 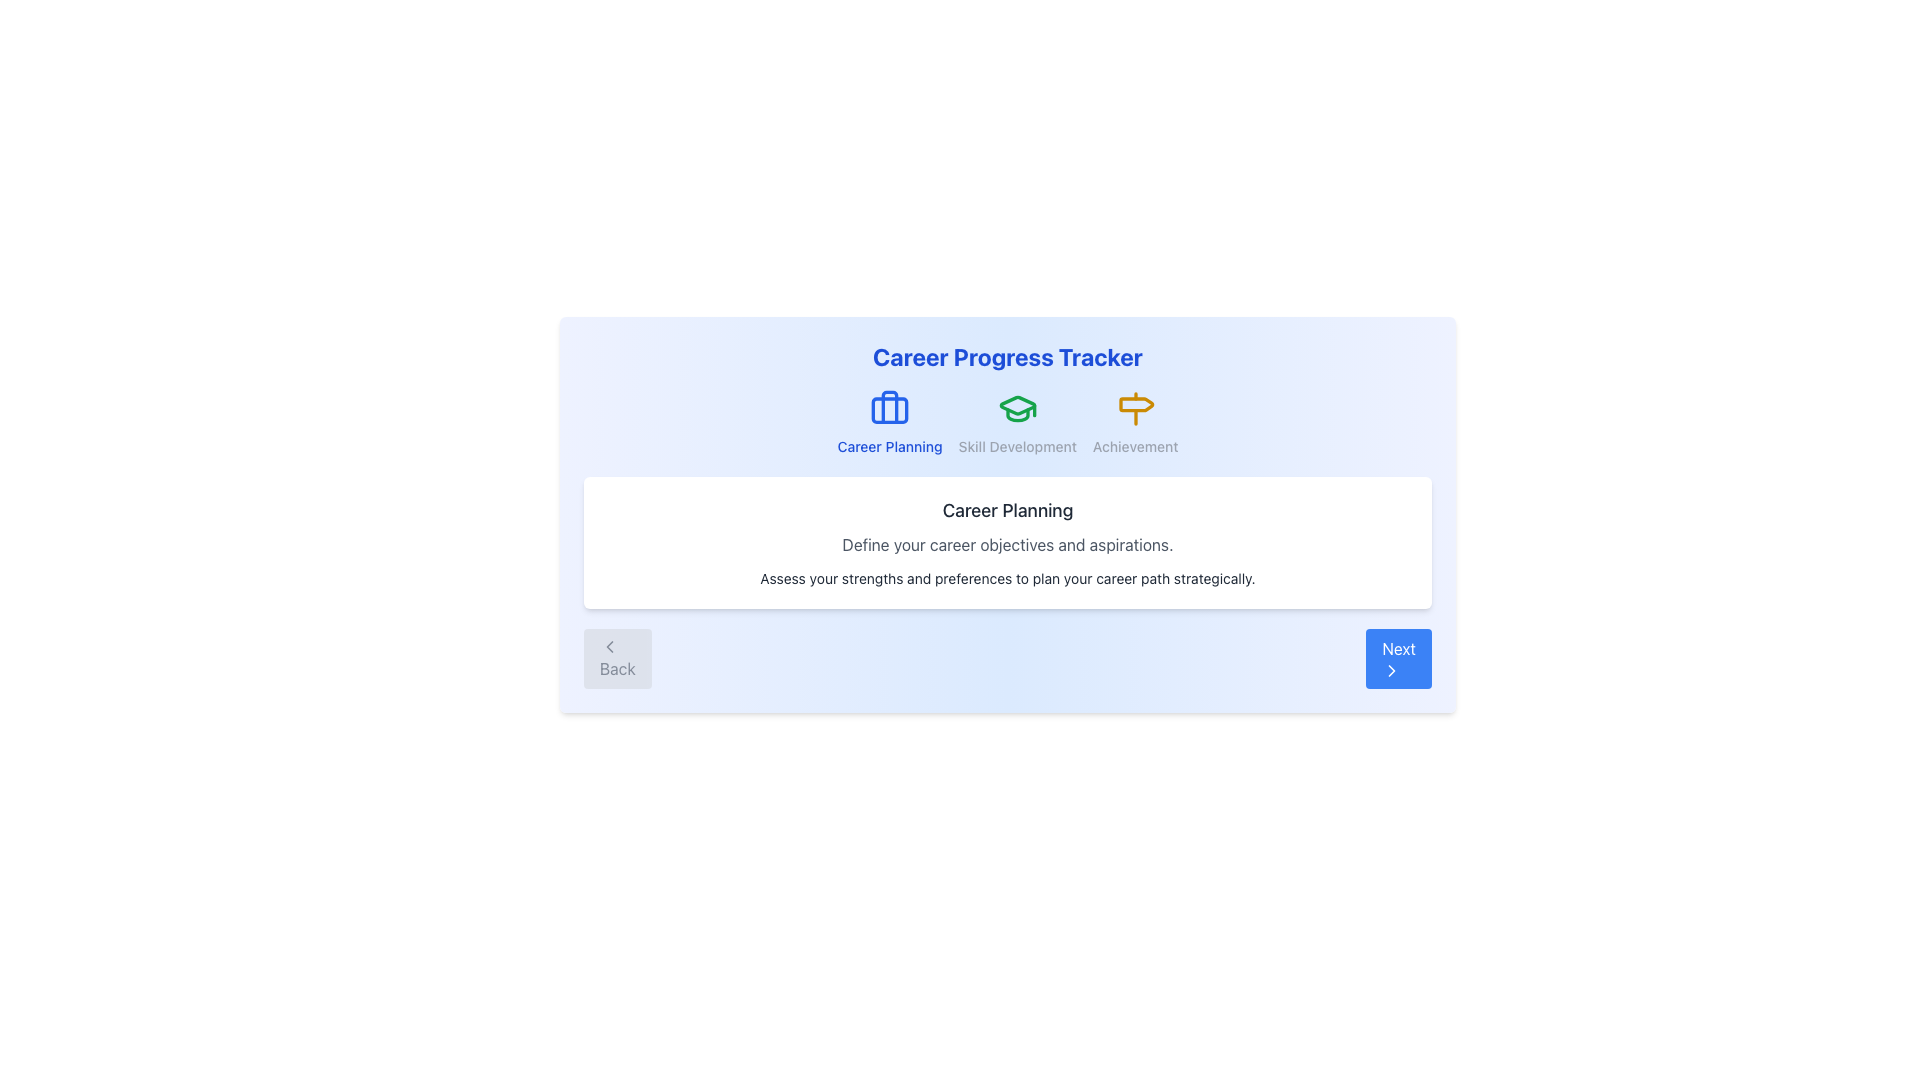 What do you see at coordinates (888, 422) in the screenshot?
I see `the first clickable menu item for career planning` at bounding box center [888, 422].